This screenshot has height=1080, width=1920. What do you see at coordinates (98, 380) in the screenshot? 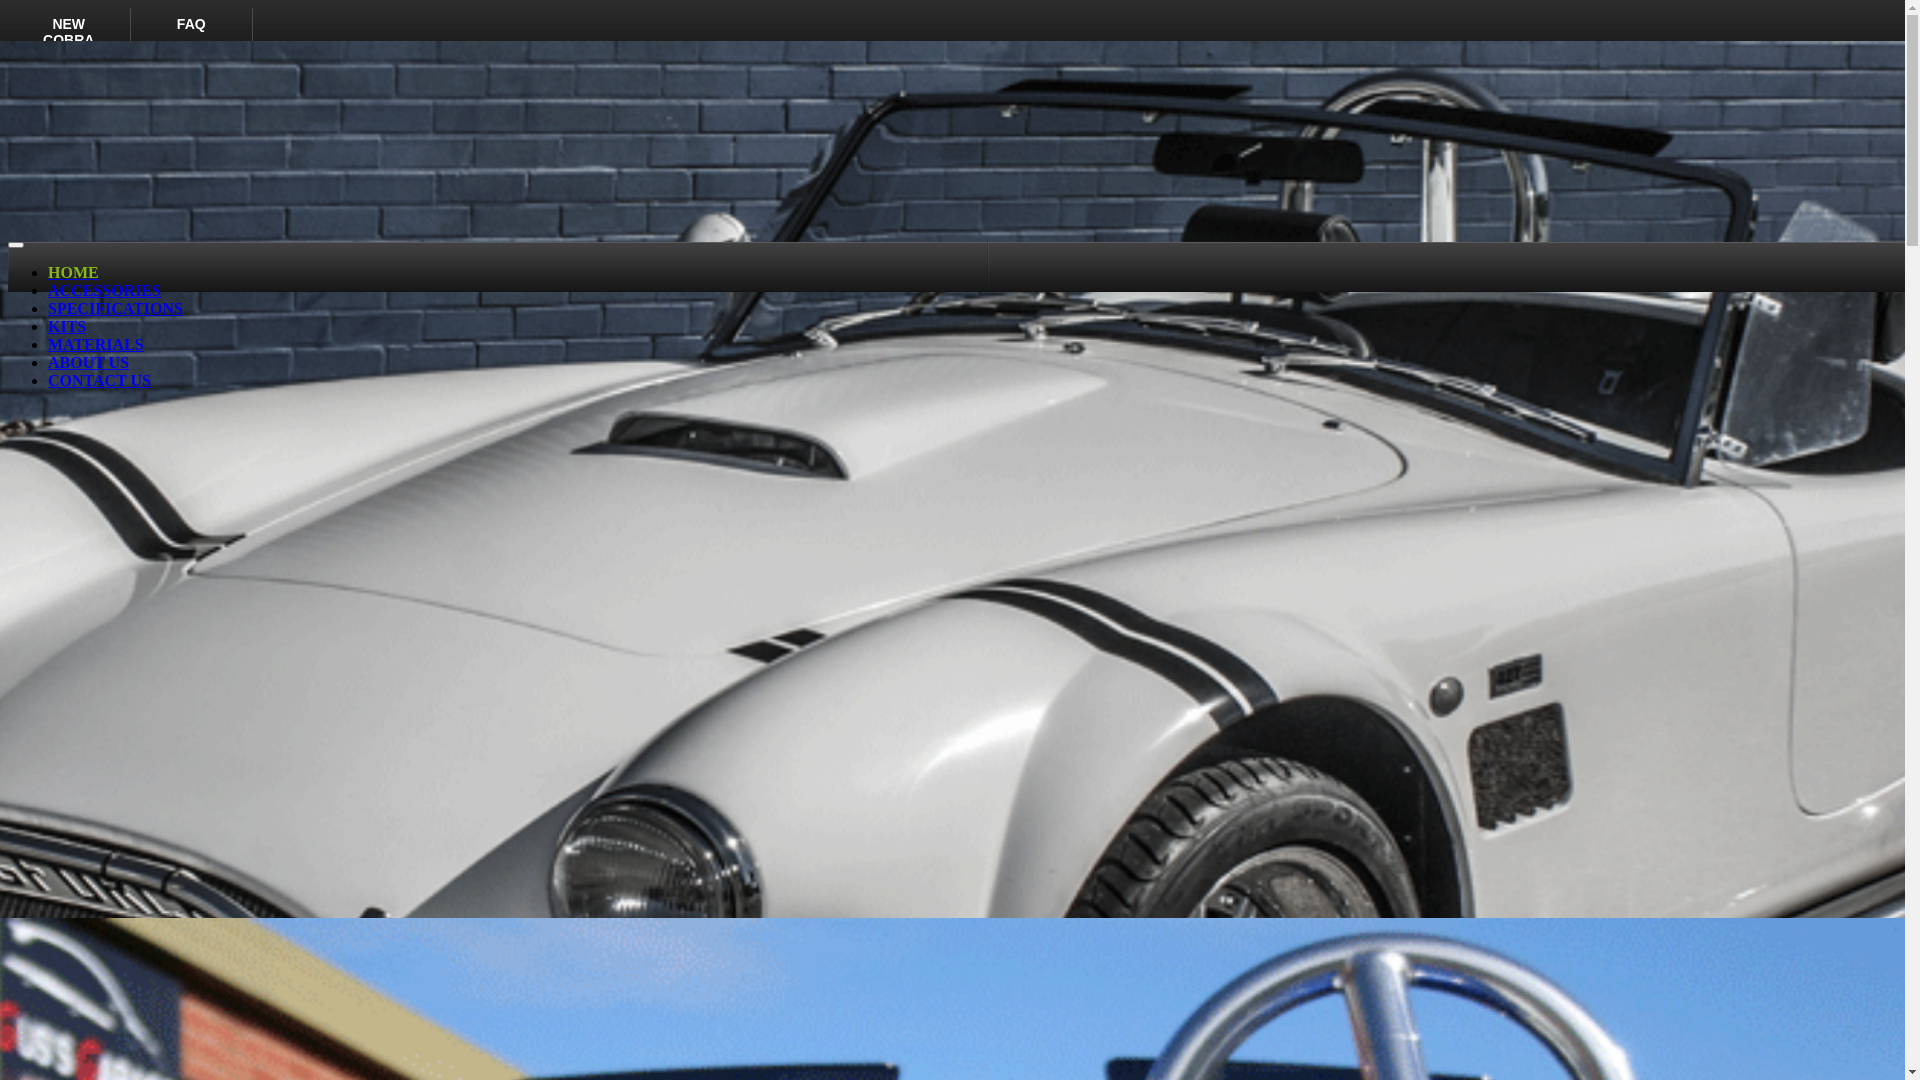
I see `'CONTACT US'` at bounding box center [98, 380].